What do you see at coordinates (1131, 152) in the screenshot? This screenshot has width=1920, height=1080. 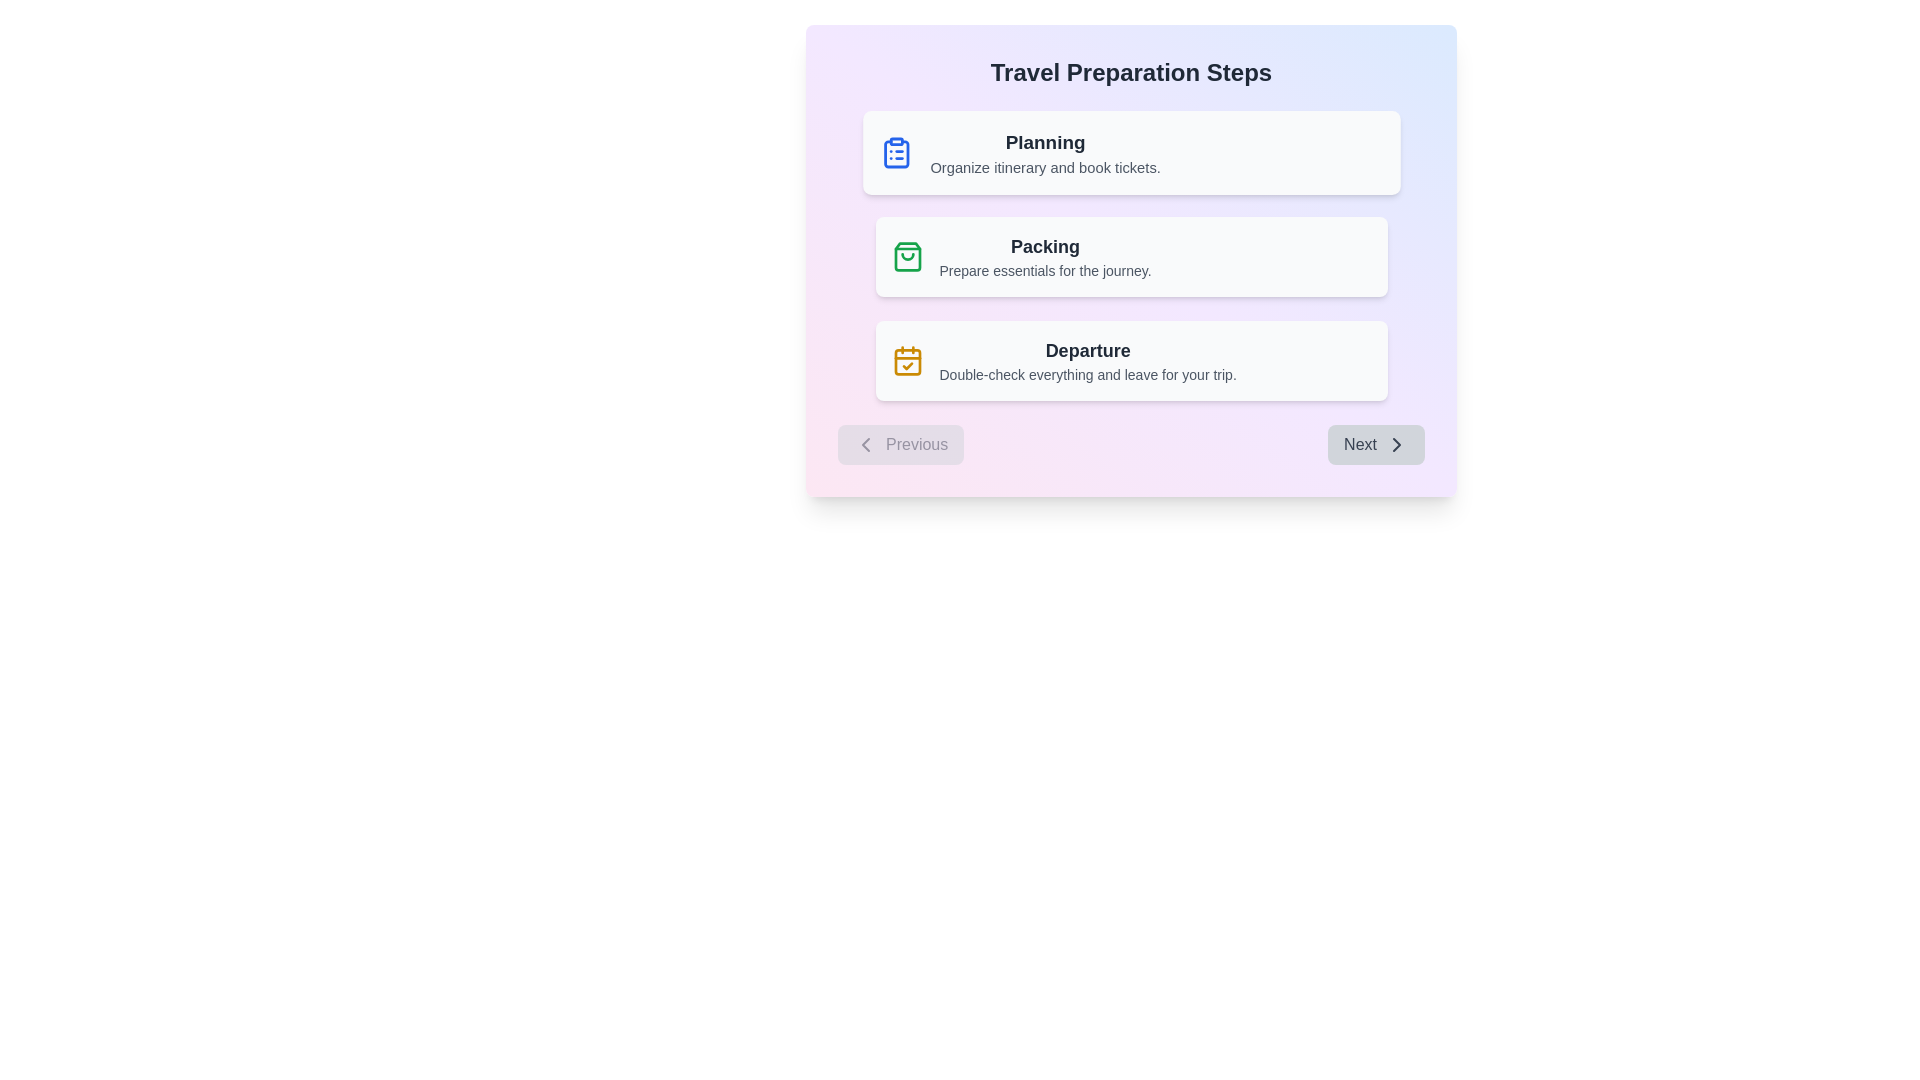 I see `the informational card or panel displaying the clipboard icon and the text 'Planning' which is the first item in a vertical list` at bounding box center [1131, 152].